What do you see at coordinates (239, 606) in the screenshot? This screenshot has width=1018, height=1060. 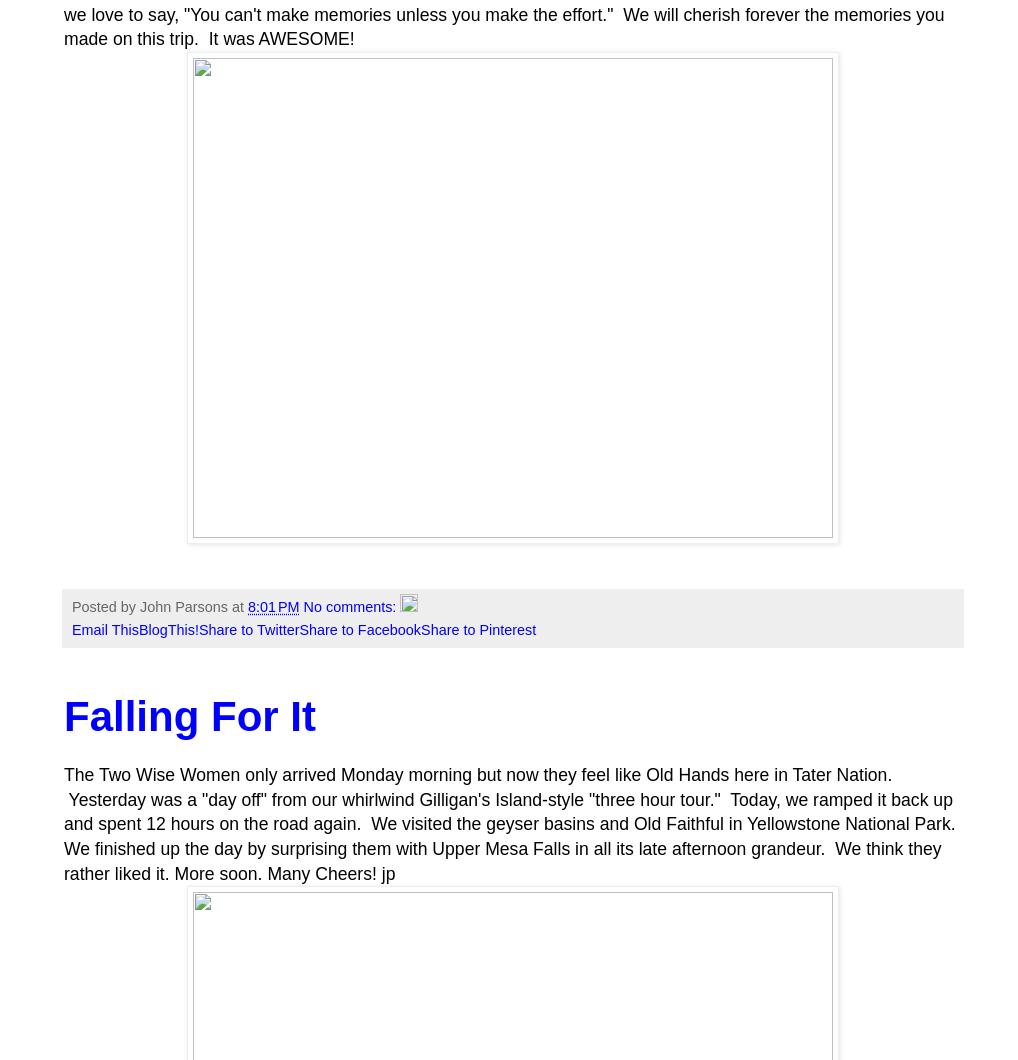 I see `'at'` at bounding box center [239, 606].